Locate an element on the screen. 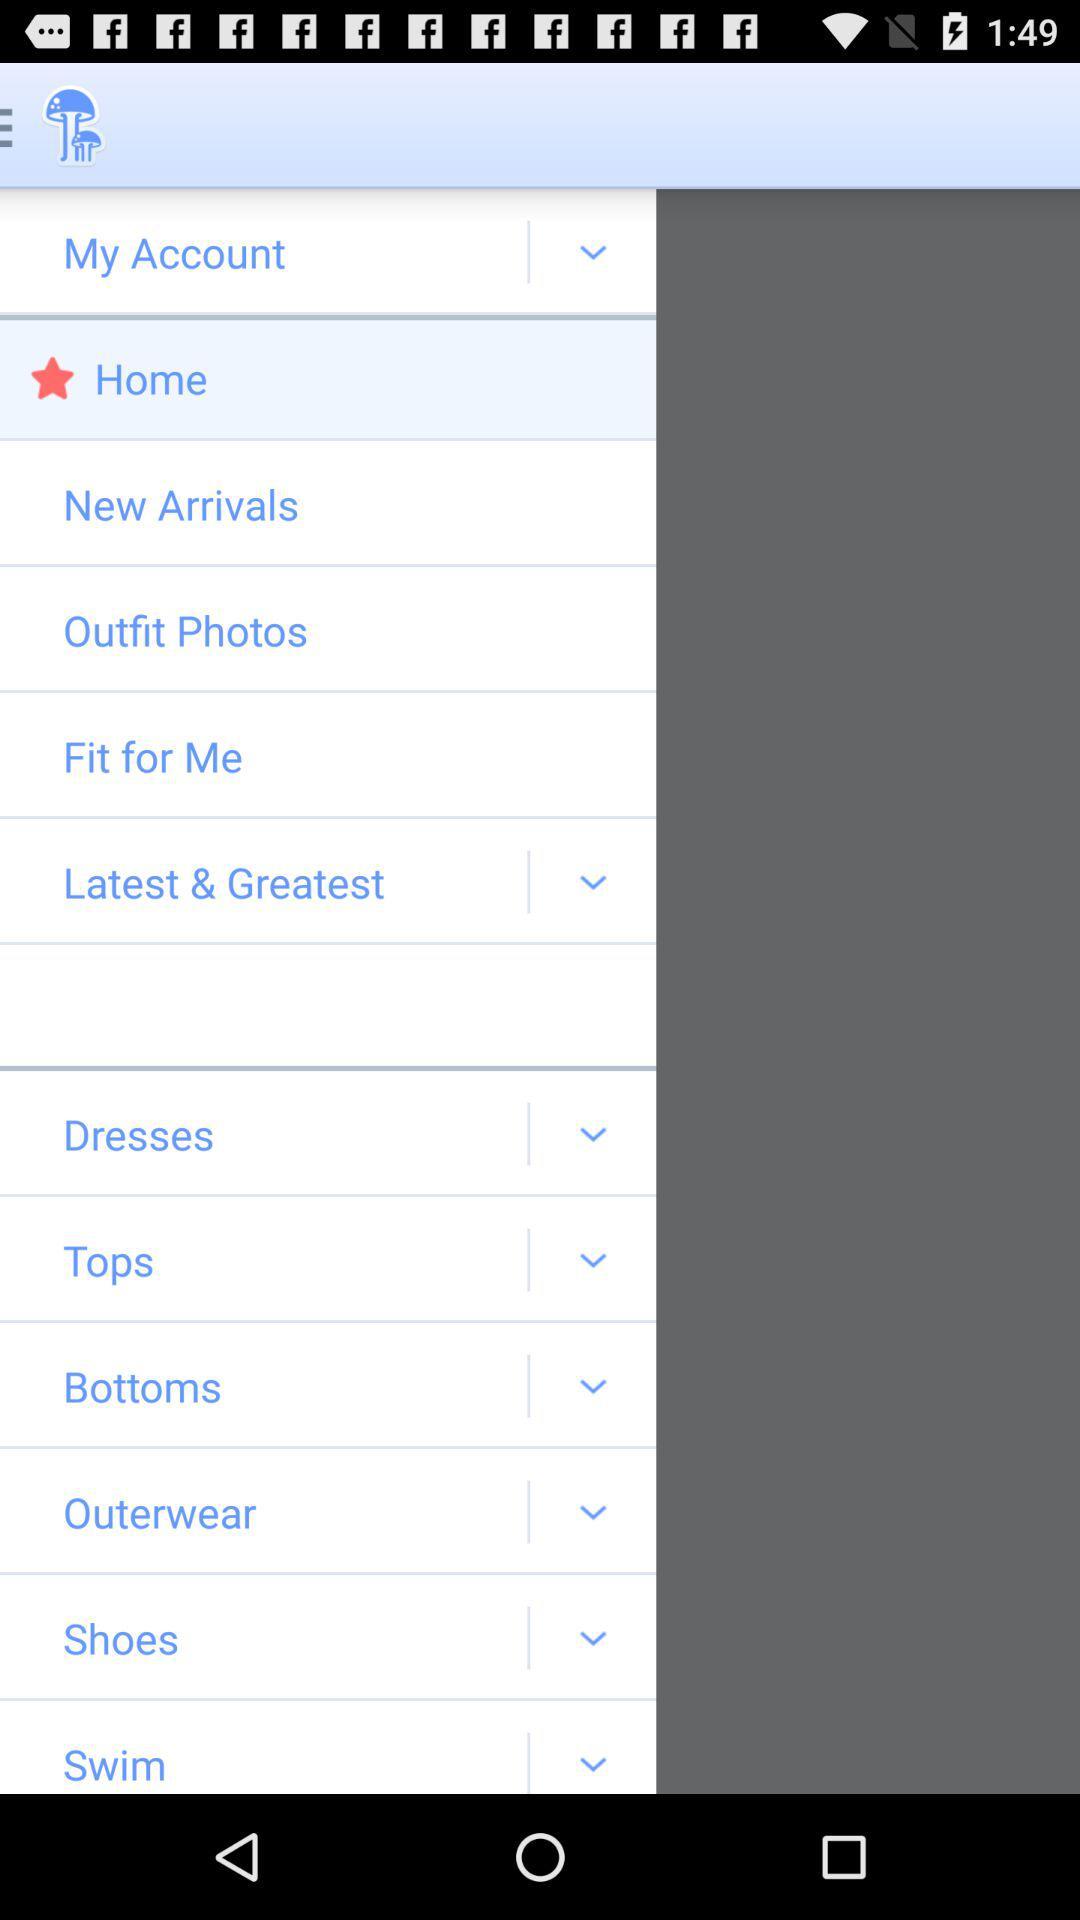 Image resolution: width=1080 pixels, height=1920 pixels. the arrow at right side of bottoms is located at coordinates (592, 1385).